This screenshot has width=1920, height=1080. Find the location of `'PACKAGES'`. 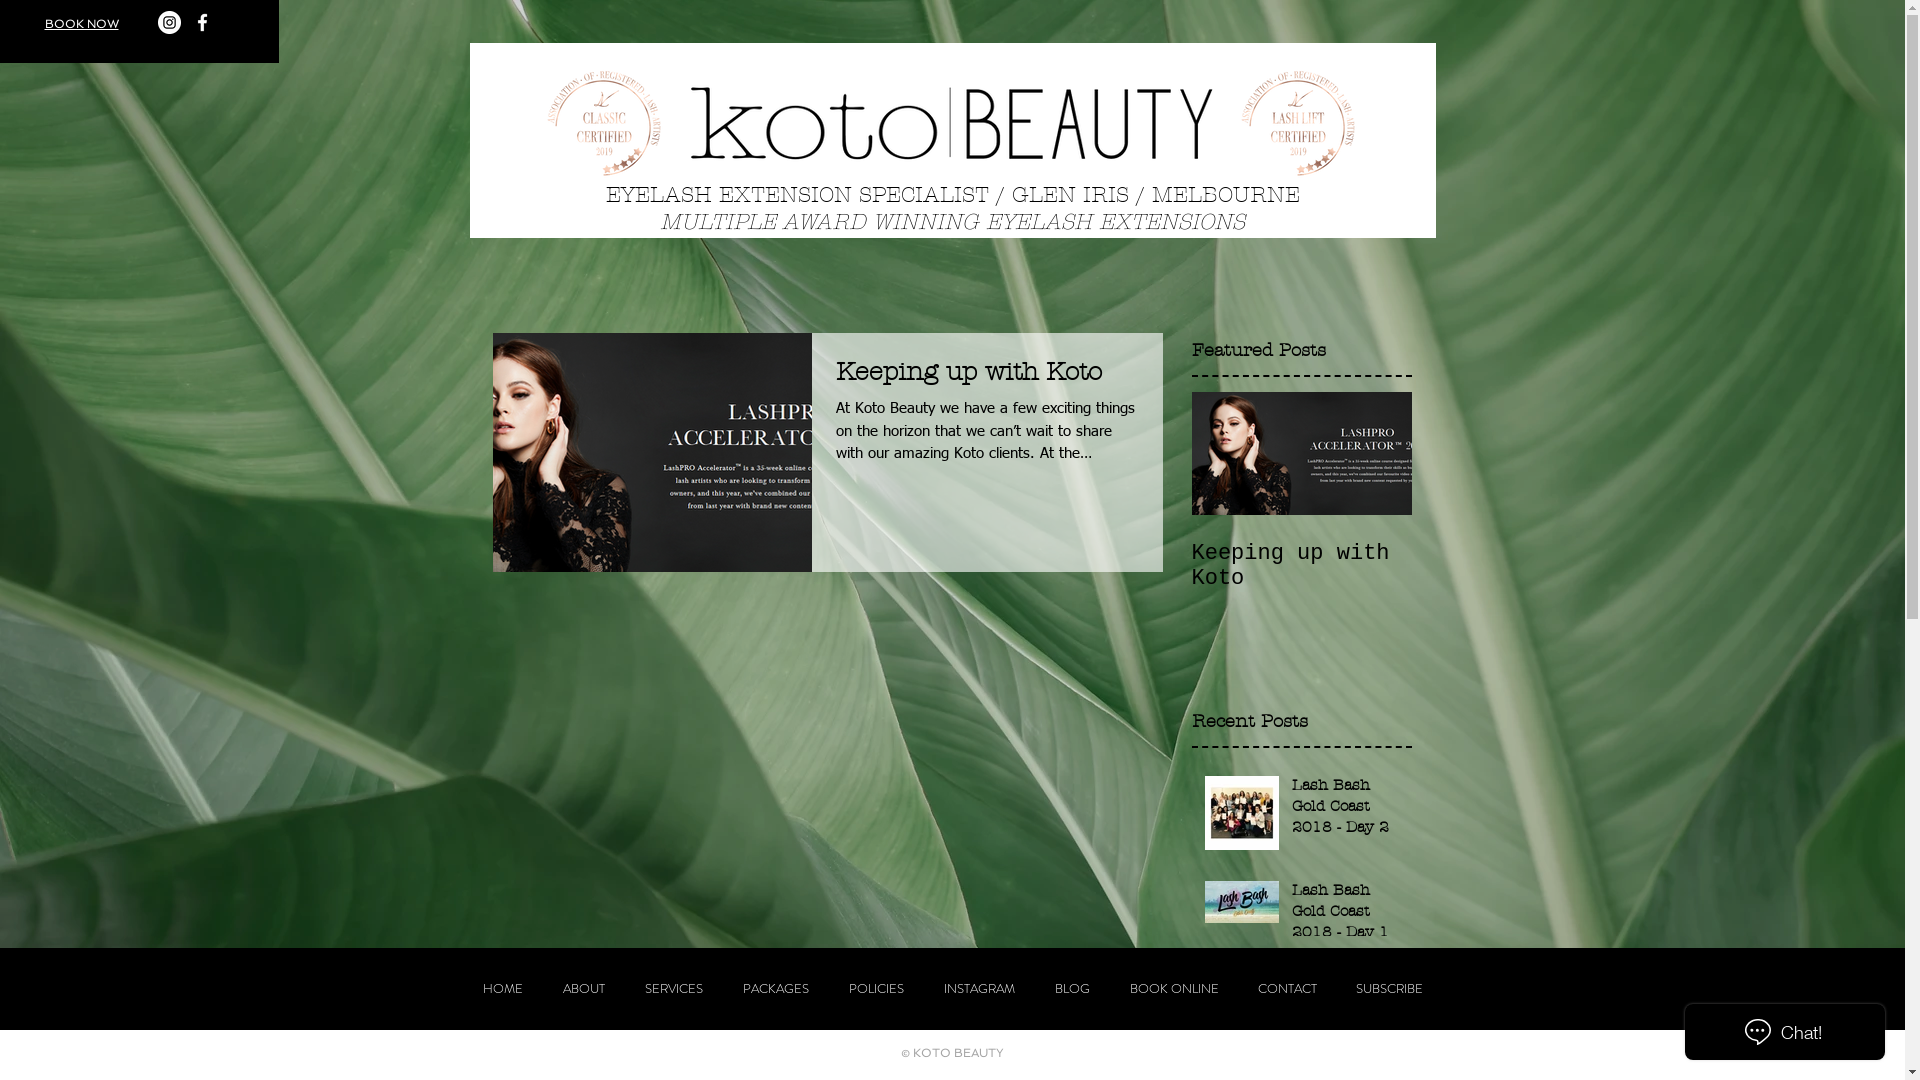

'PACKAGES' is located at coordinates (773, 987).